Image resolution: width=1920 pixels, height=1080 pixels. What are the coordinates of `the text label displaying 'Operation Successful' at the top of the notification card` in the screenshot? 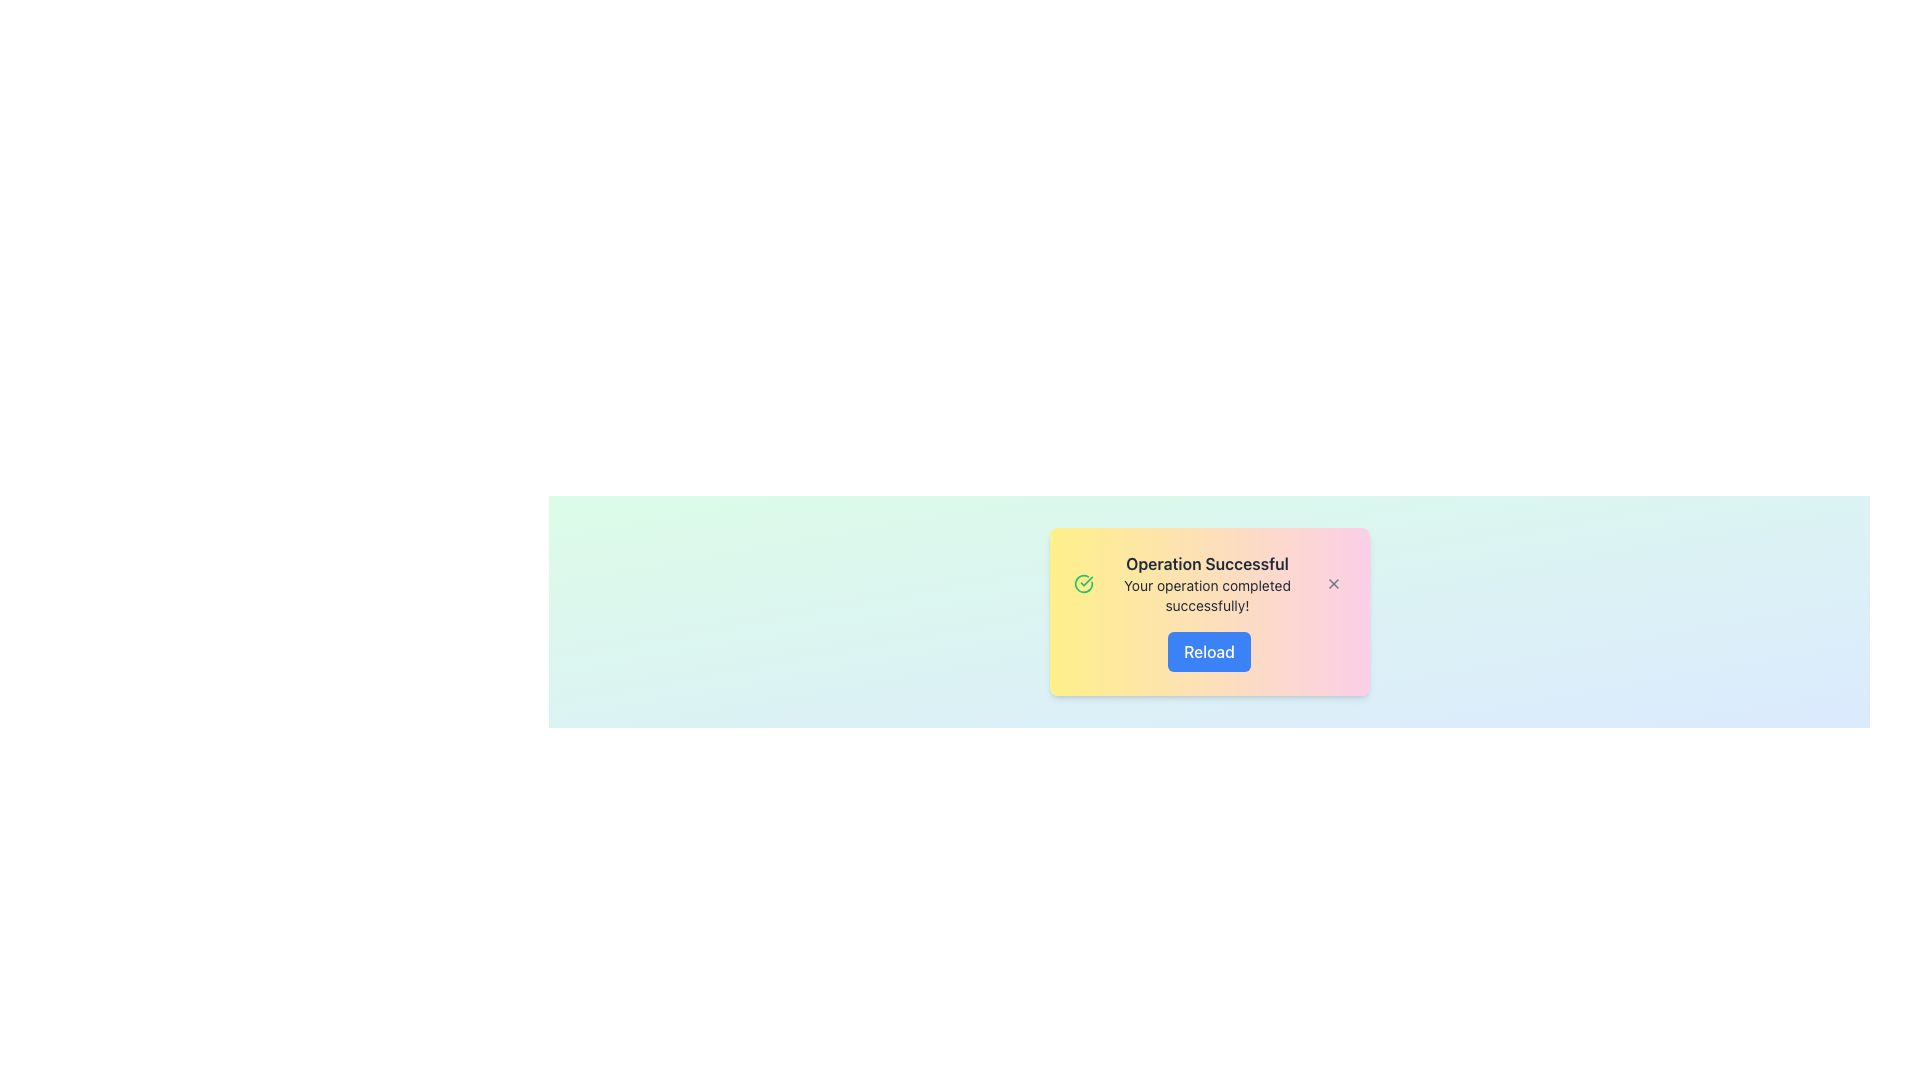 It's located at (1206, 563).